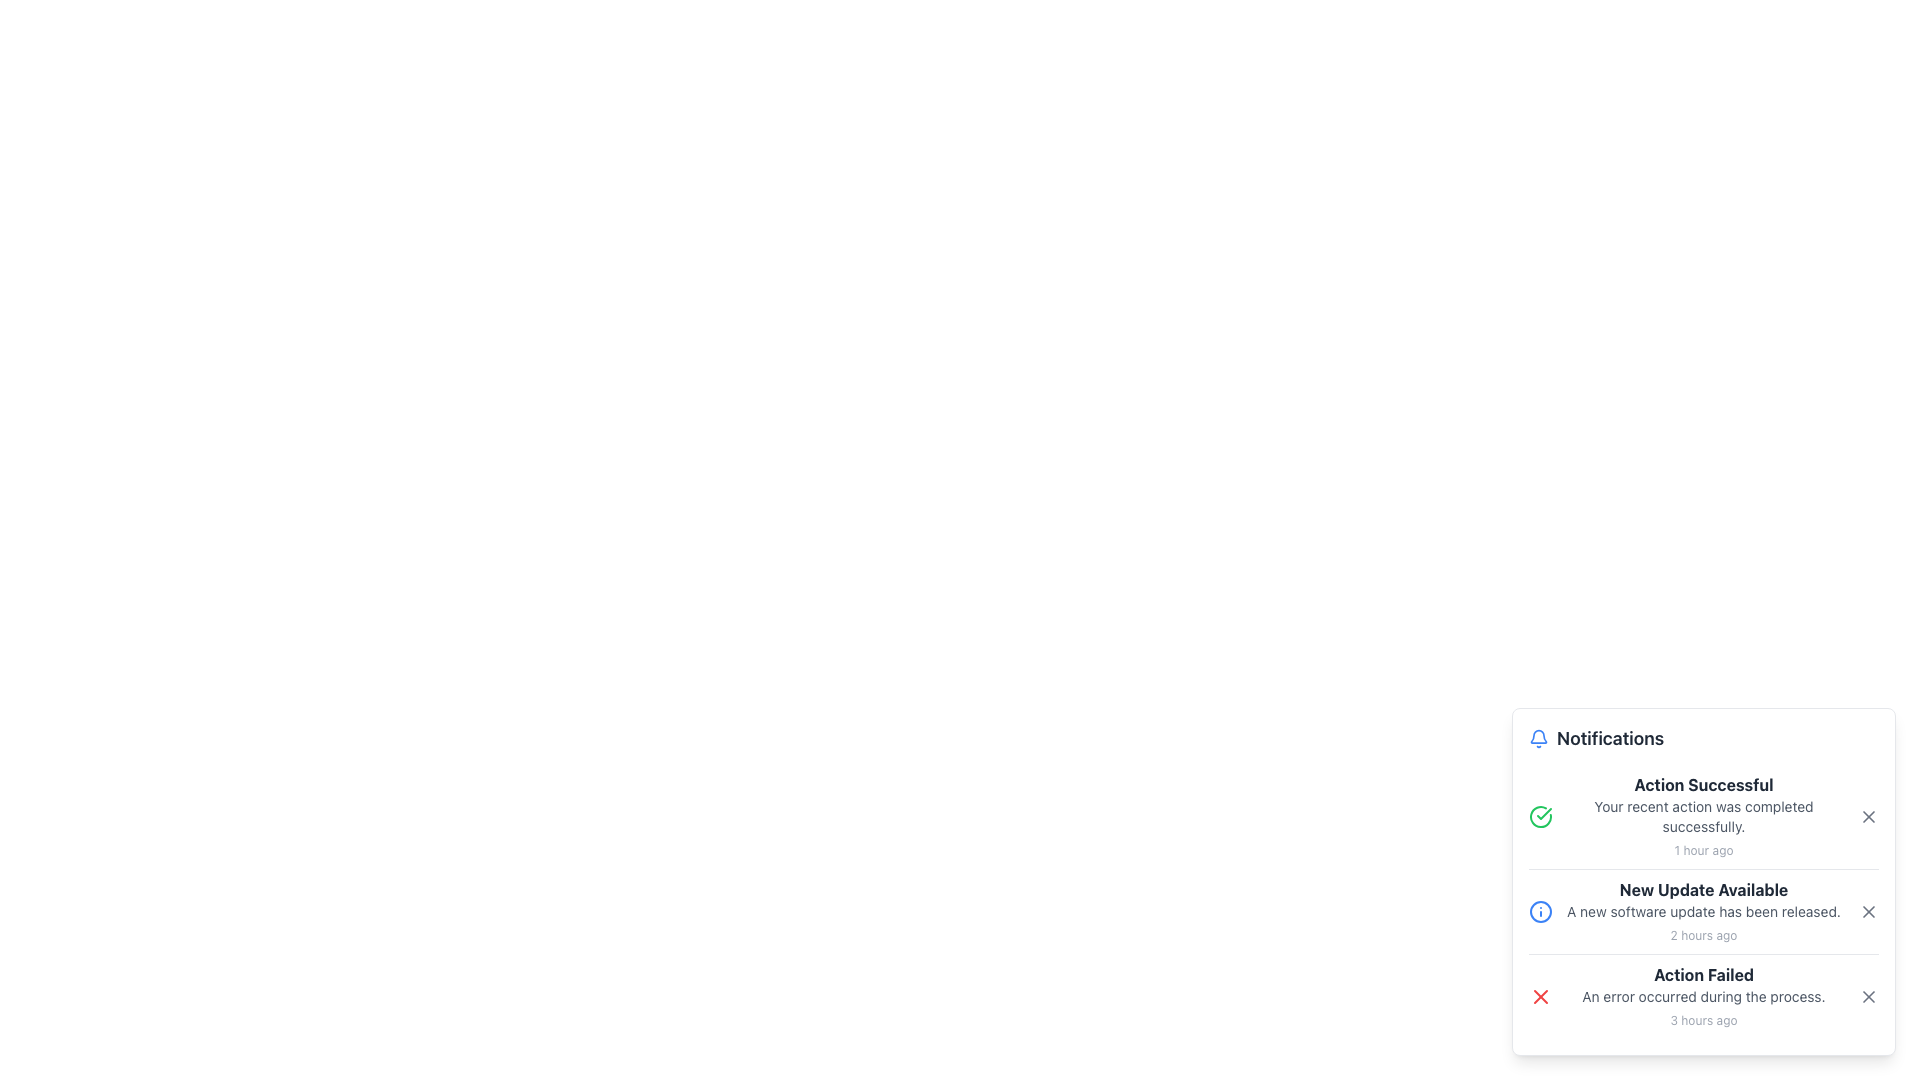 This screenshot has width=1920, height=1080. What do you see at coordinates (1538, 739) in the screenshot?
I see `the blue bell icon located to the left of the 'Notifications' title text in the top-right part of the notification section` at bounding box center [1538, 739].